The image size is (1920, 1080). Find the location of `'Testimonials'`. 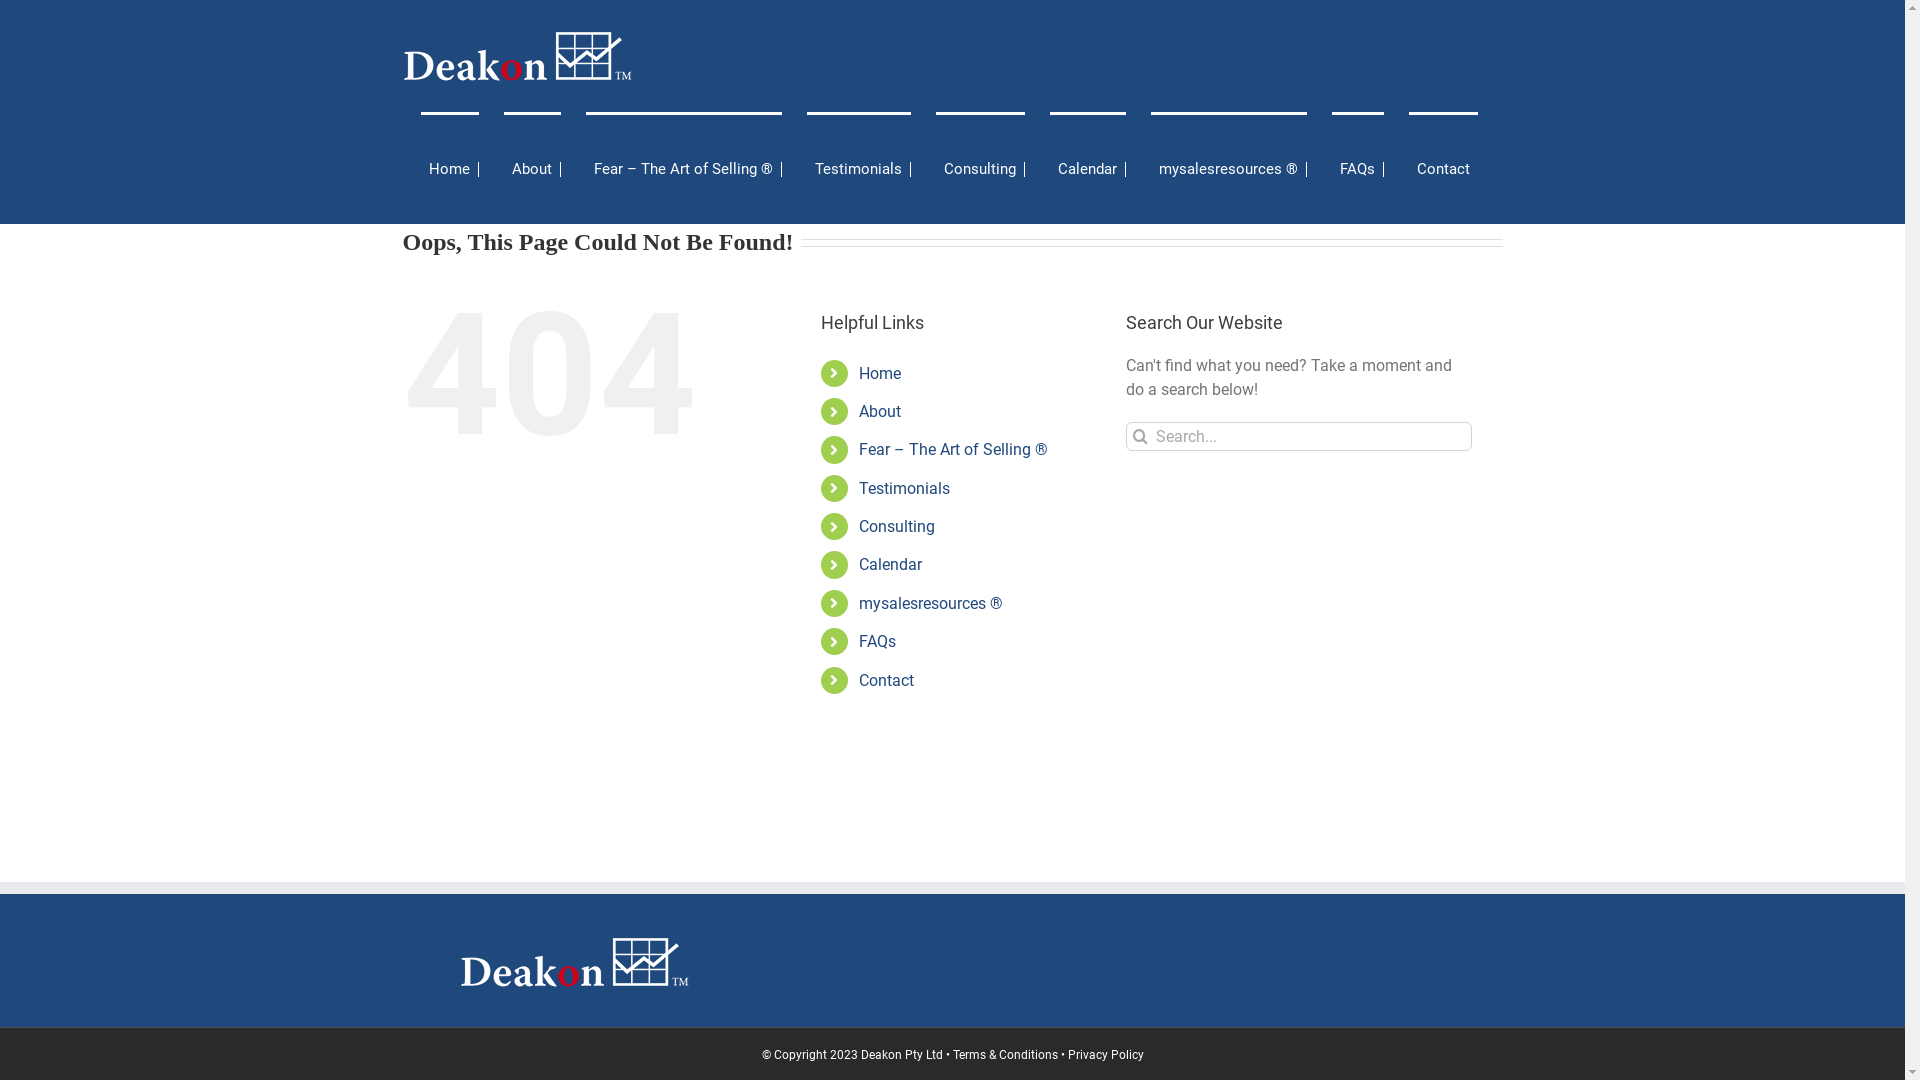

'Testimonials' is located at coordinates (903, 488).